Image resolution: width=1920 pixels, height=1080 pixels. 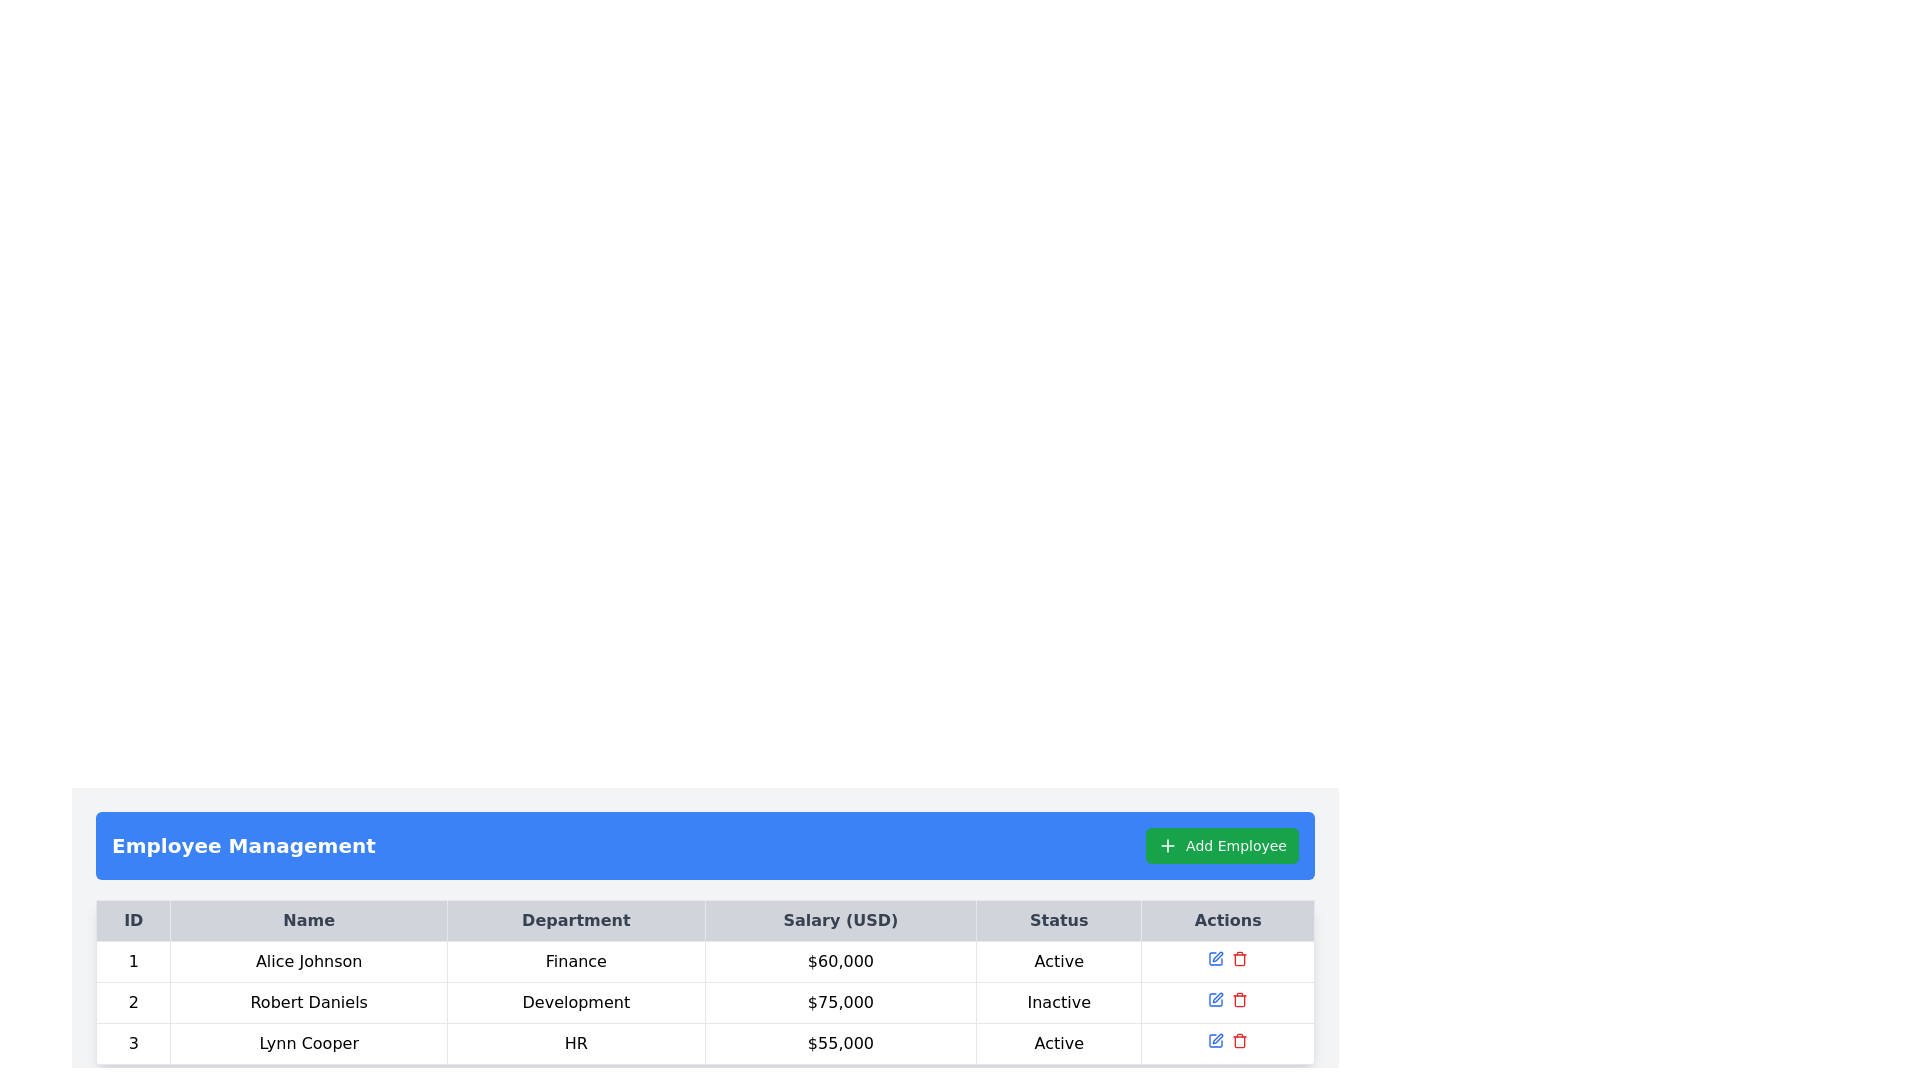 What do you see at coordinates (132, 1043) in the screenshot?
I see `the table cell containing the number '3' located in the first column under the 'ID' header in the third row, corresponding to 'Lynn Cooper', to focus on the row` at bounding box center [132, 1043].